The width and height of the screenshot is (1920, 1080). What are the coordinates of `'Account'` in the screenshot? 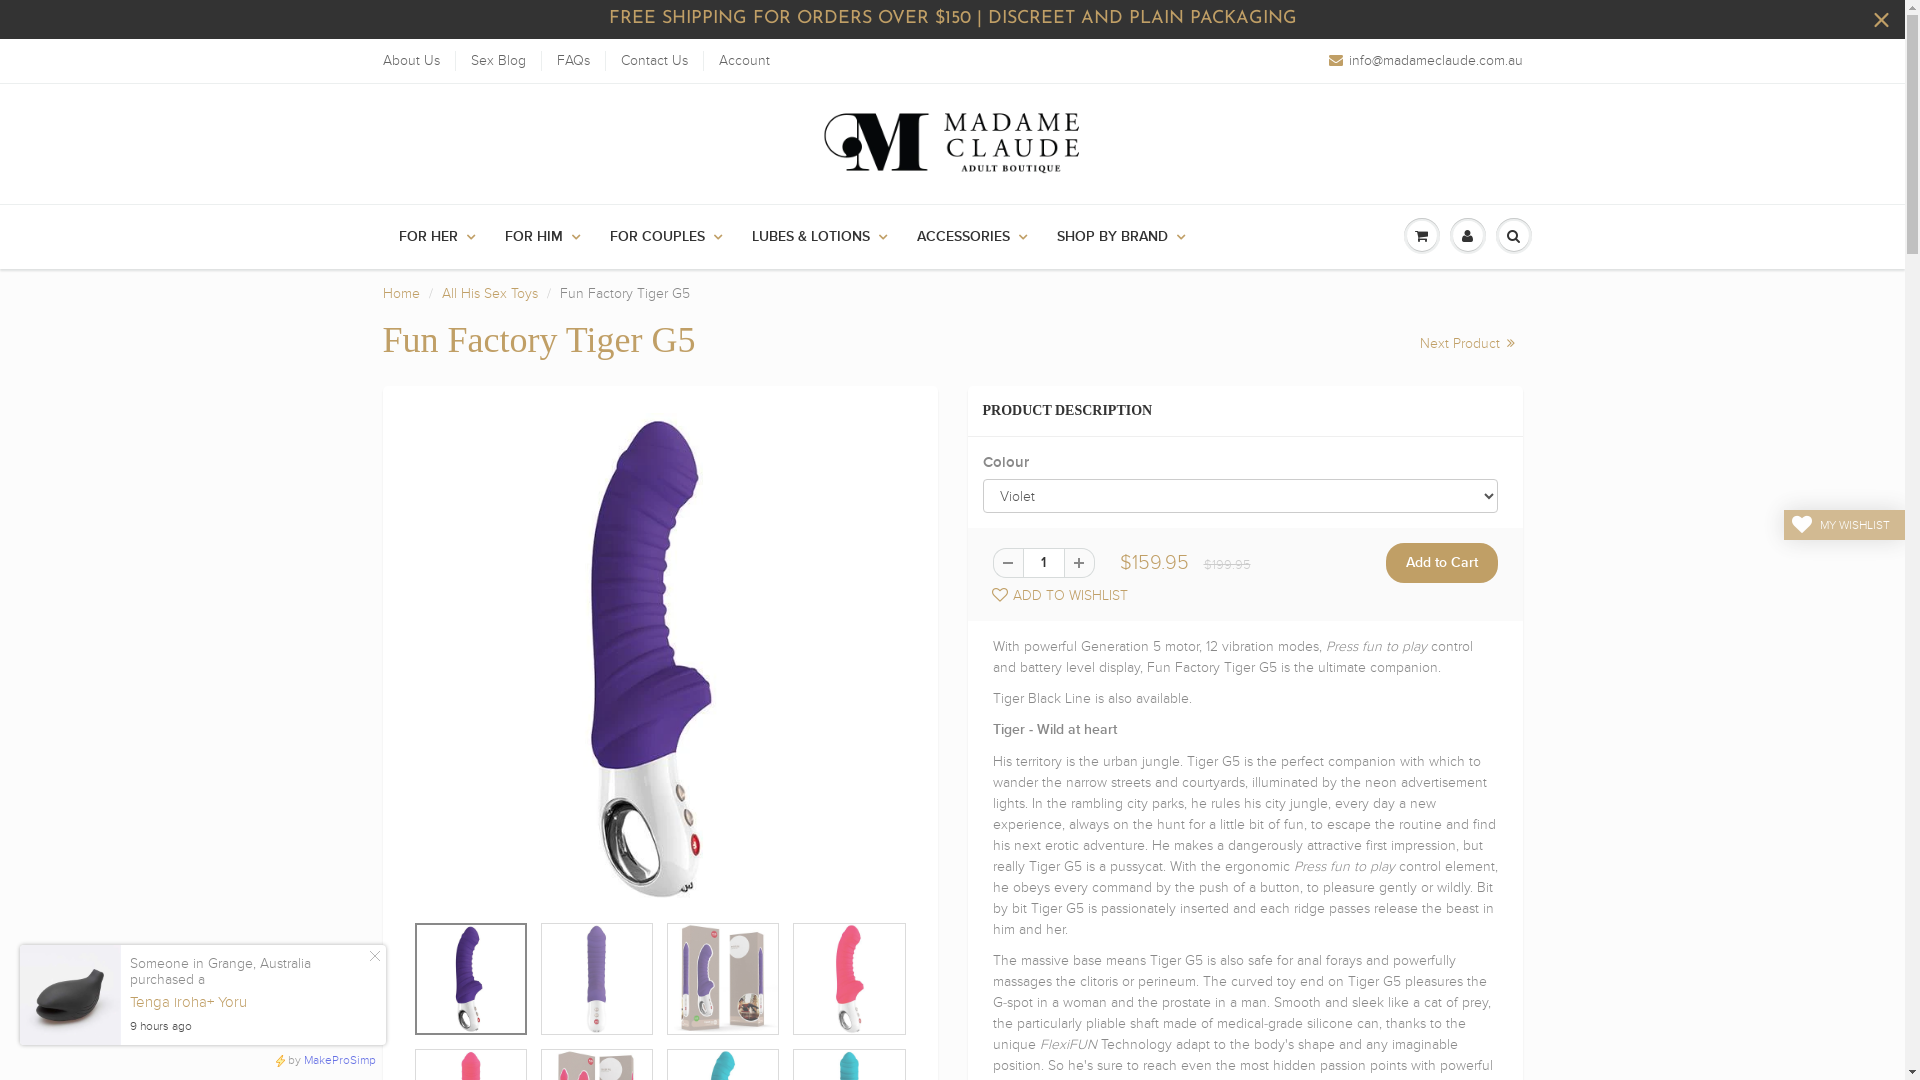 It's located at (718, 60).